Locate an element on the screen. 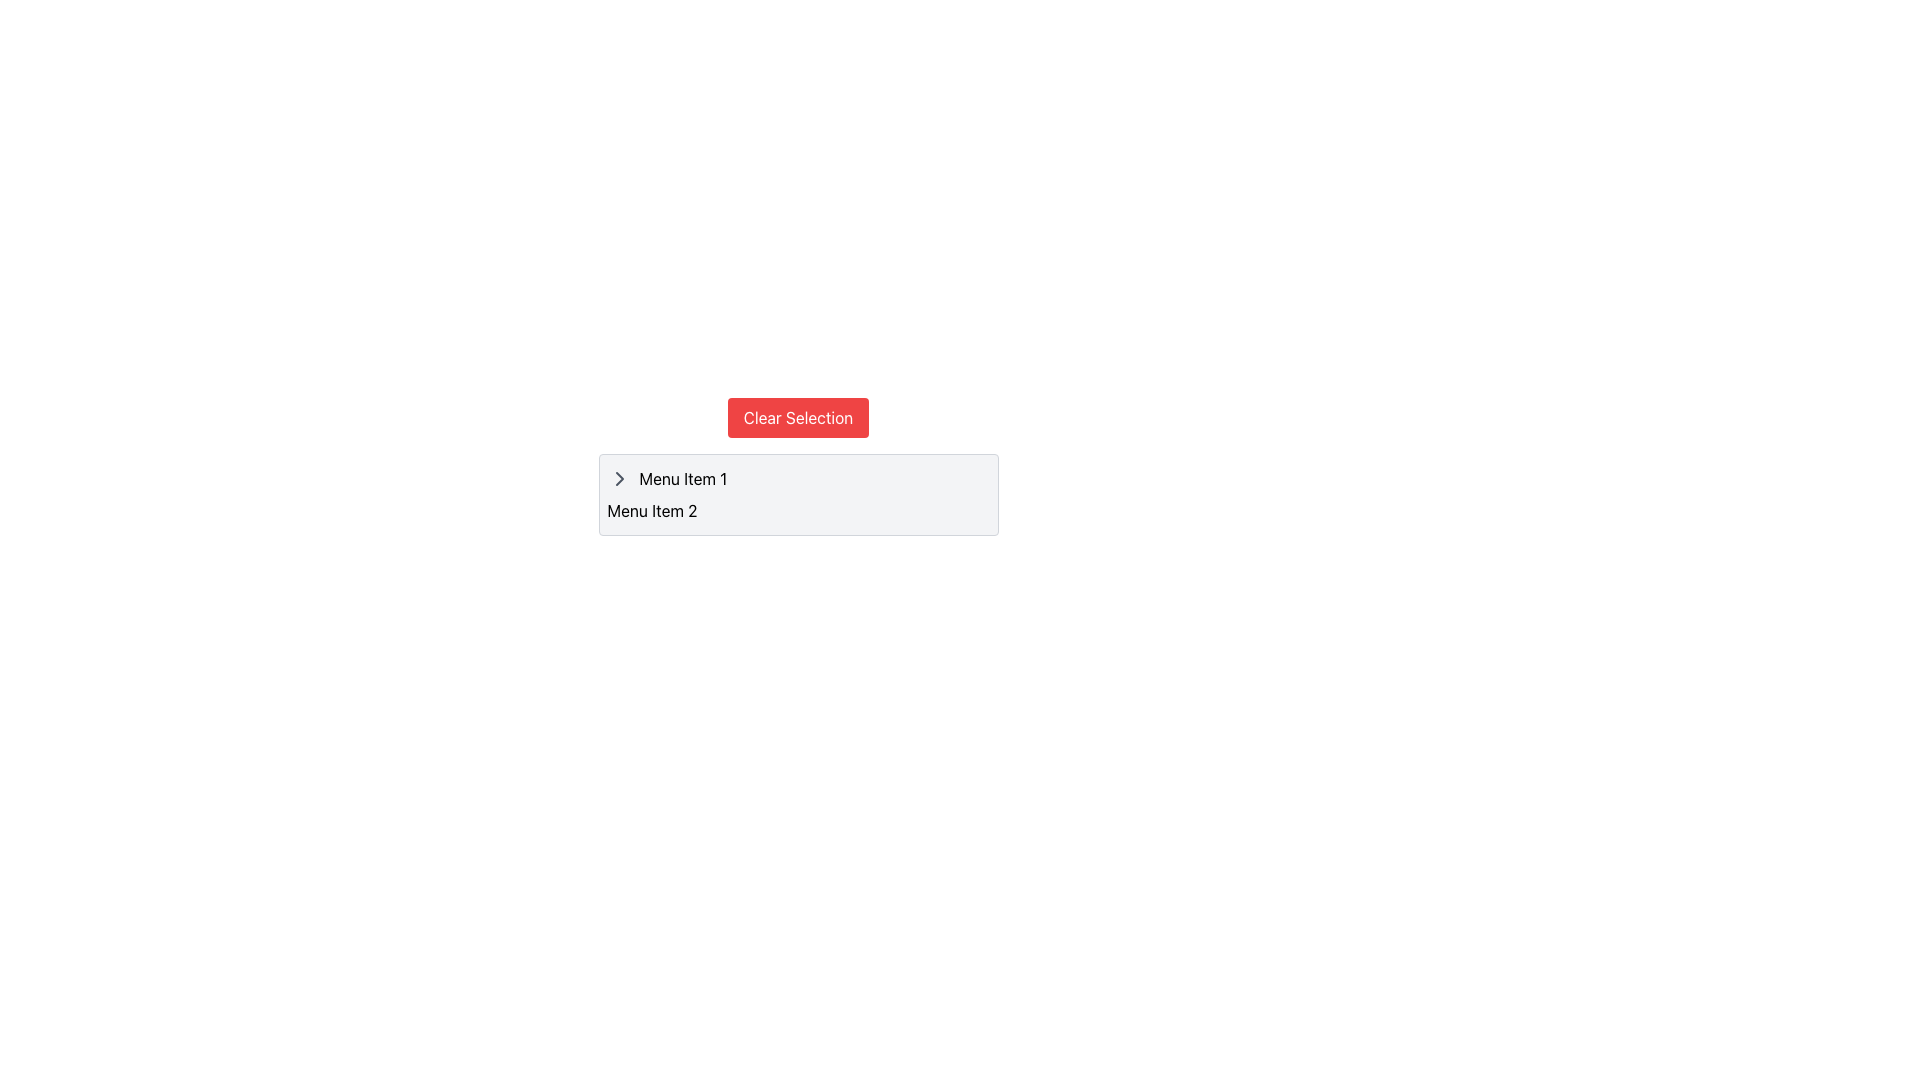  the textual menu item labeled 'Menu Item 2' is located at coordinates (797, 509).